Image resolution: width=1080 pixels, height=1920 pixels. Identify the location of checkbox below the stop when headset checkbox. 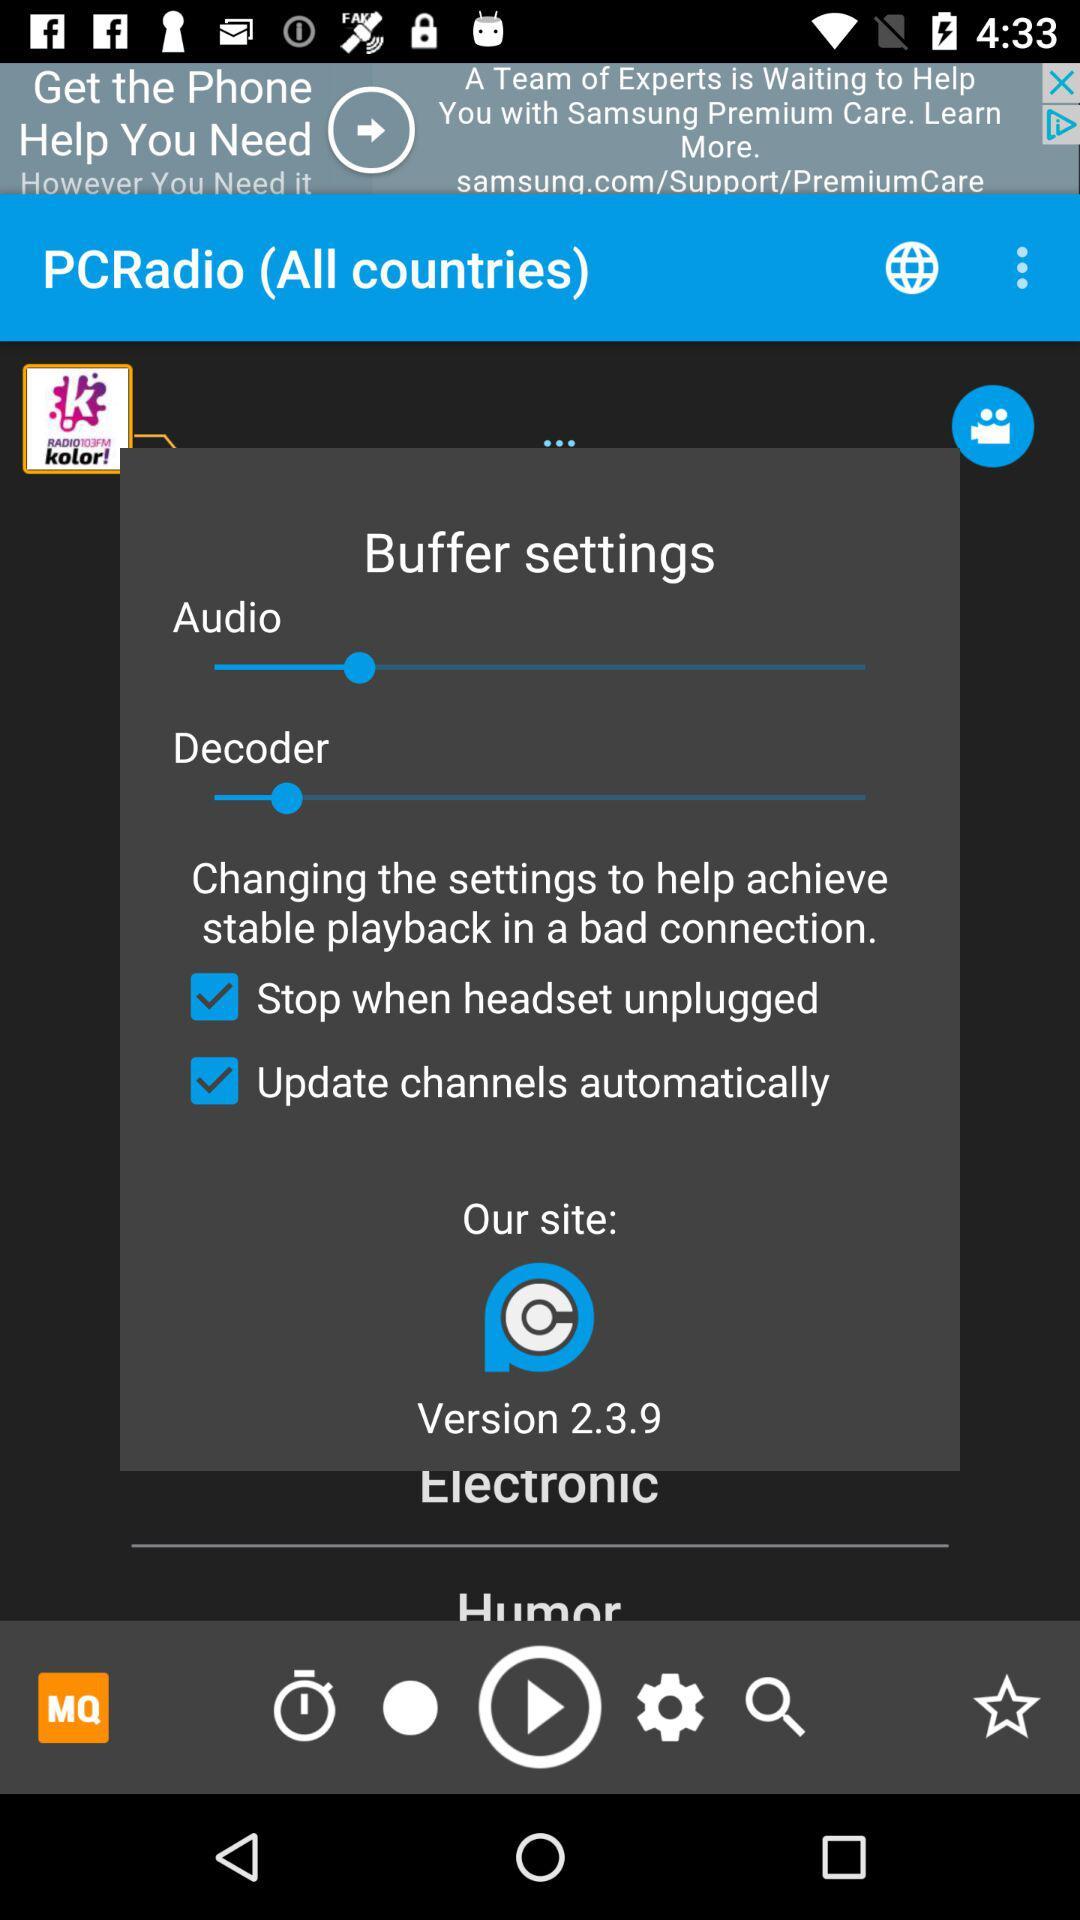
(500, 1079).